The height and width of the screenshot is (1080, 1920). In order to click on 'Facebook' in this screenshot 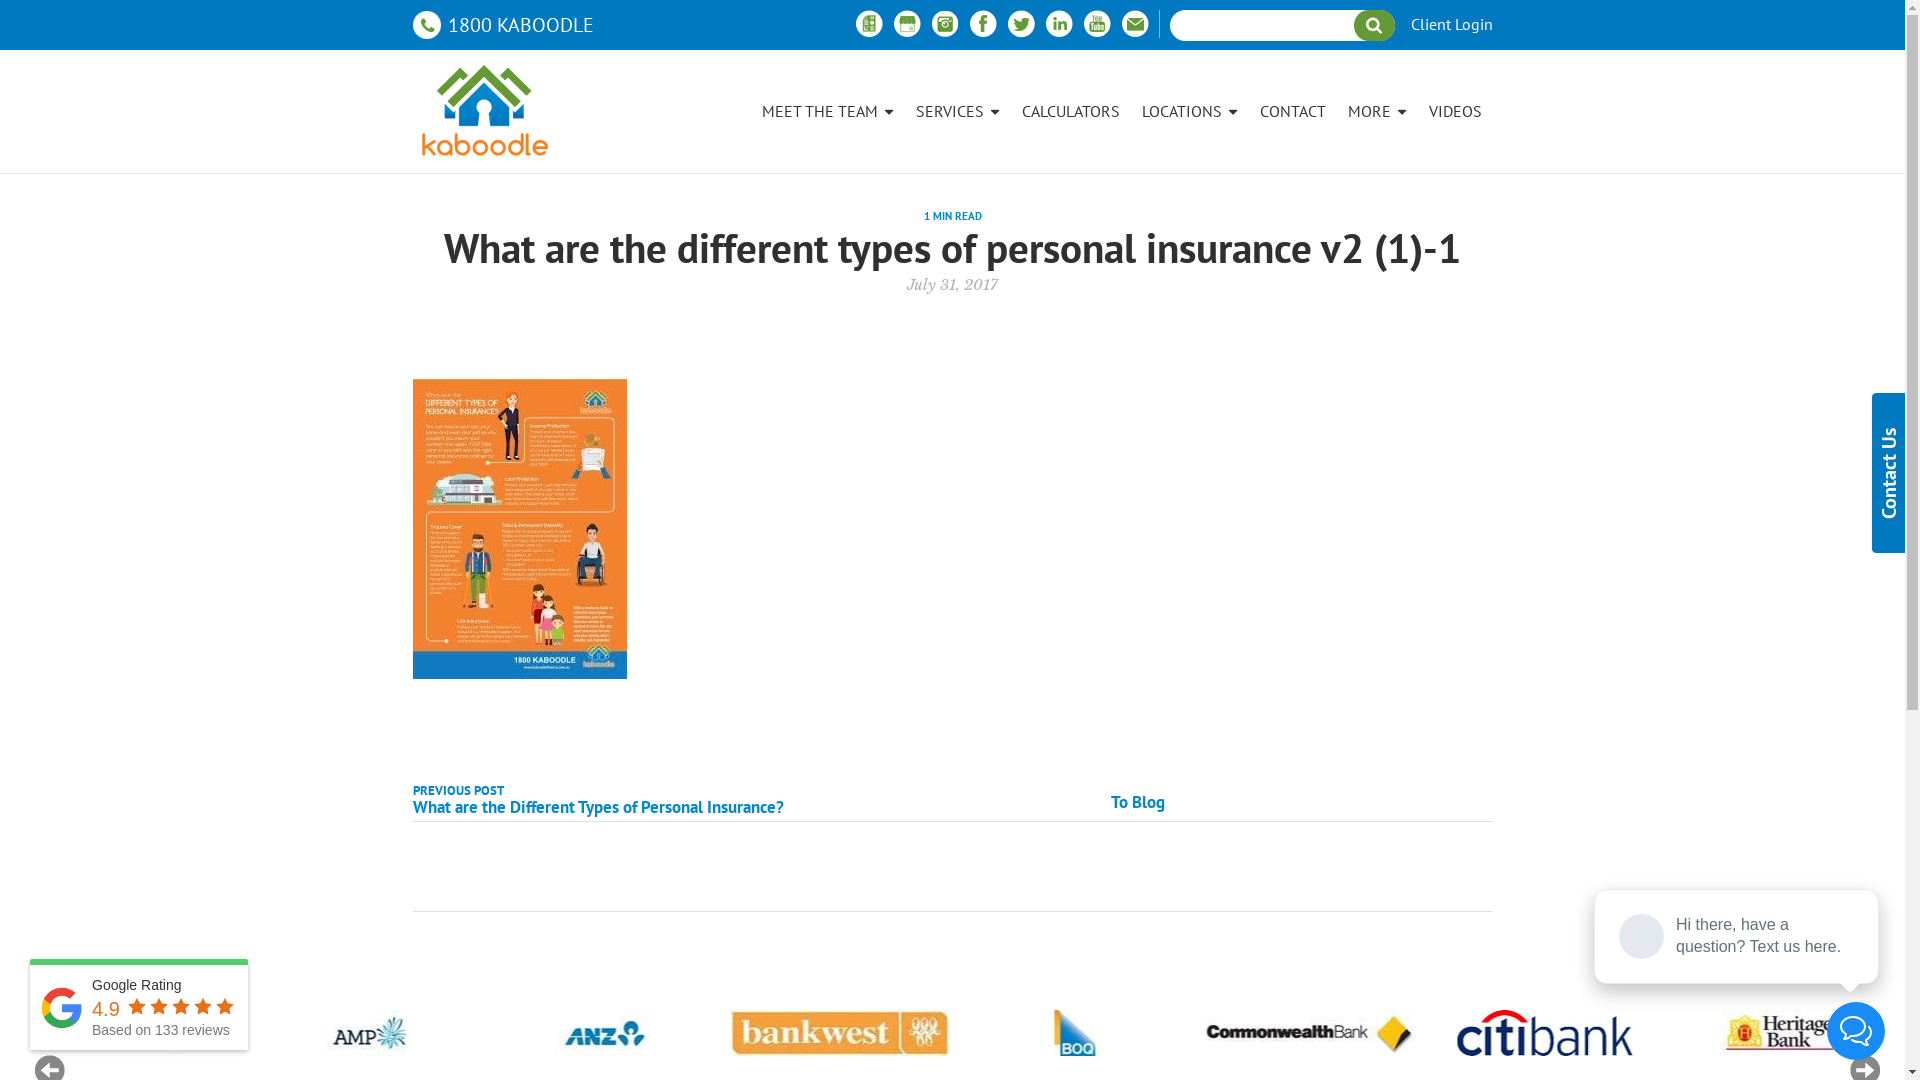, I will do `click(968, 23)`.